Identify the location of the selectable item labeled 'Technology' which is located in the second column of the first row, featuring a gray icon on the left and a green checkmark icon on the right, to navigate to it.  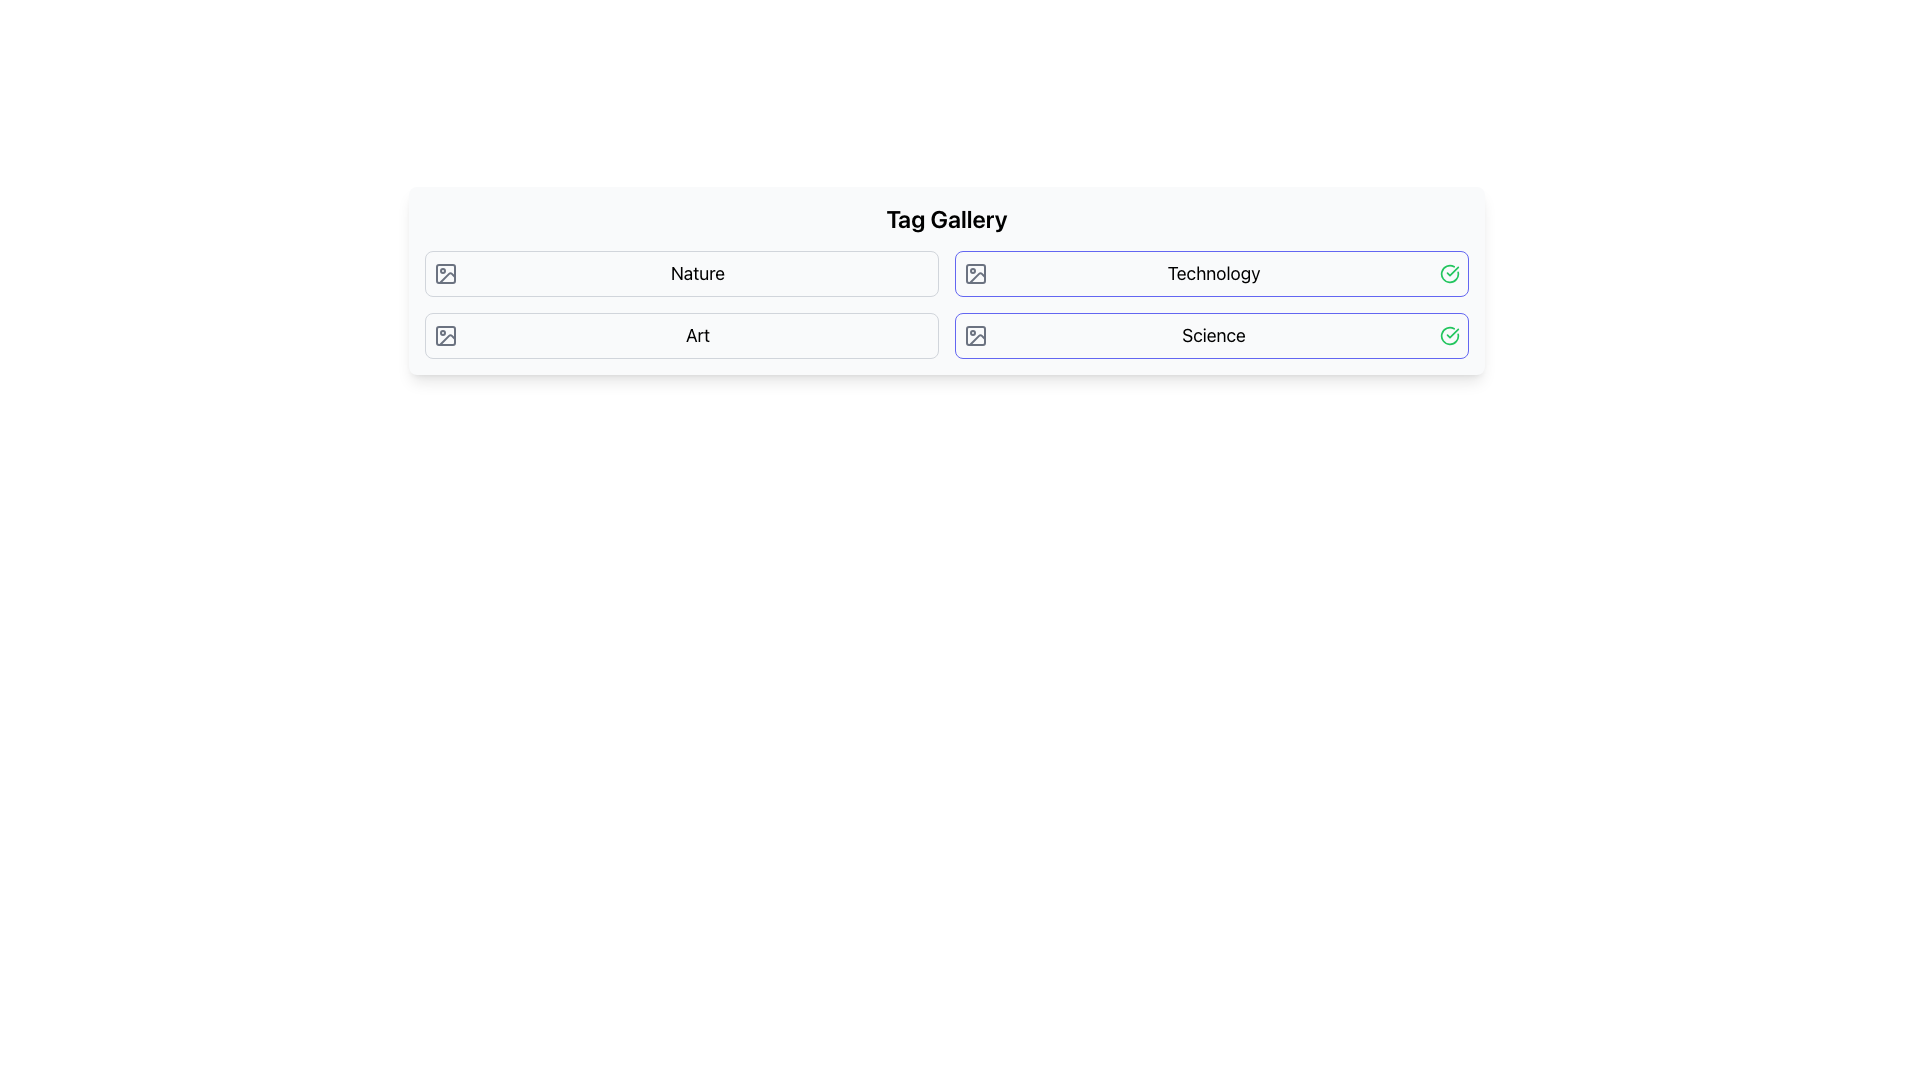
(1210, 273).